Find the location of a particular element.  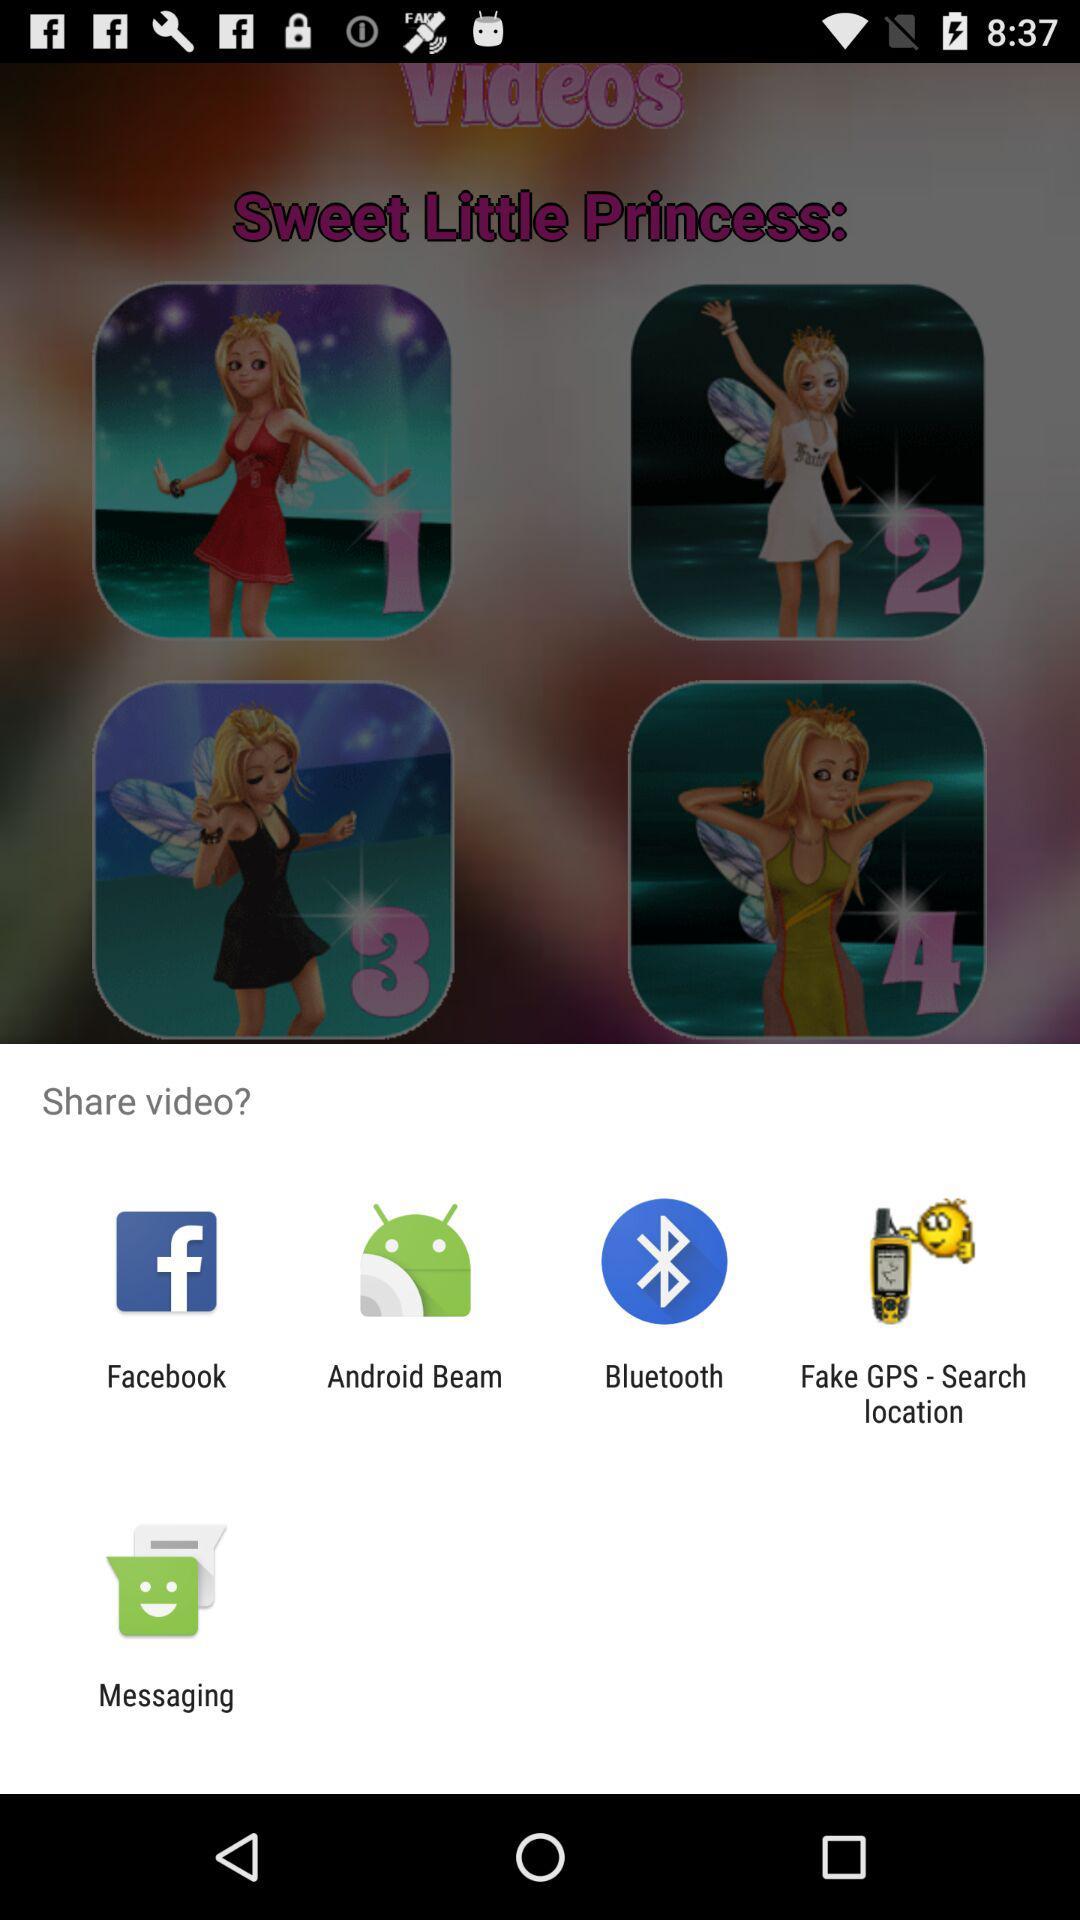

icon to the left of the bluetooth item is located at coordinates (414, 1392).